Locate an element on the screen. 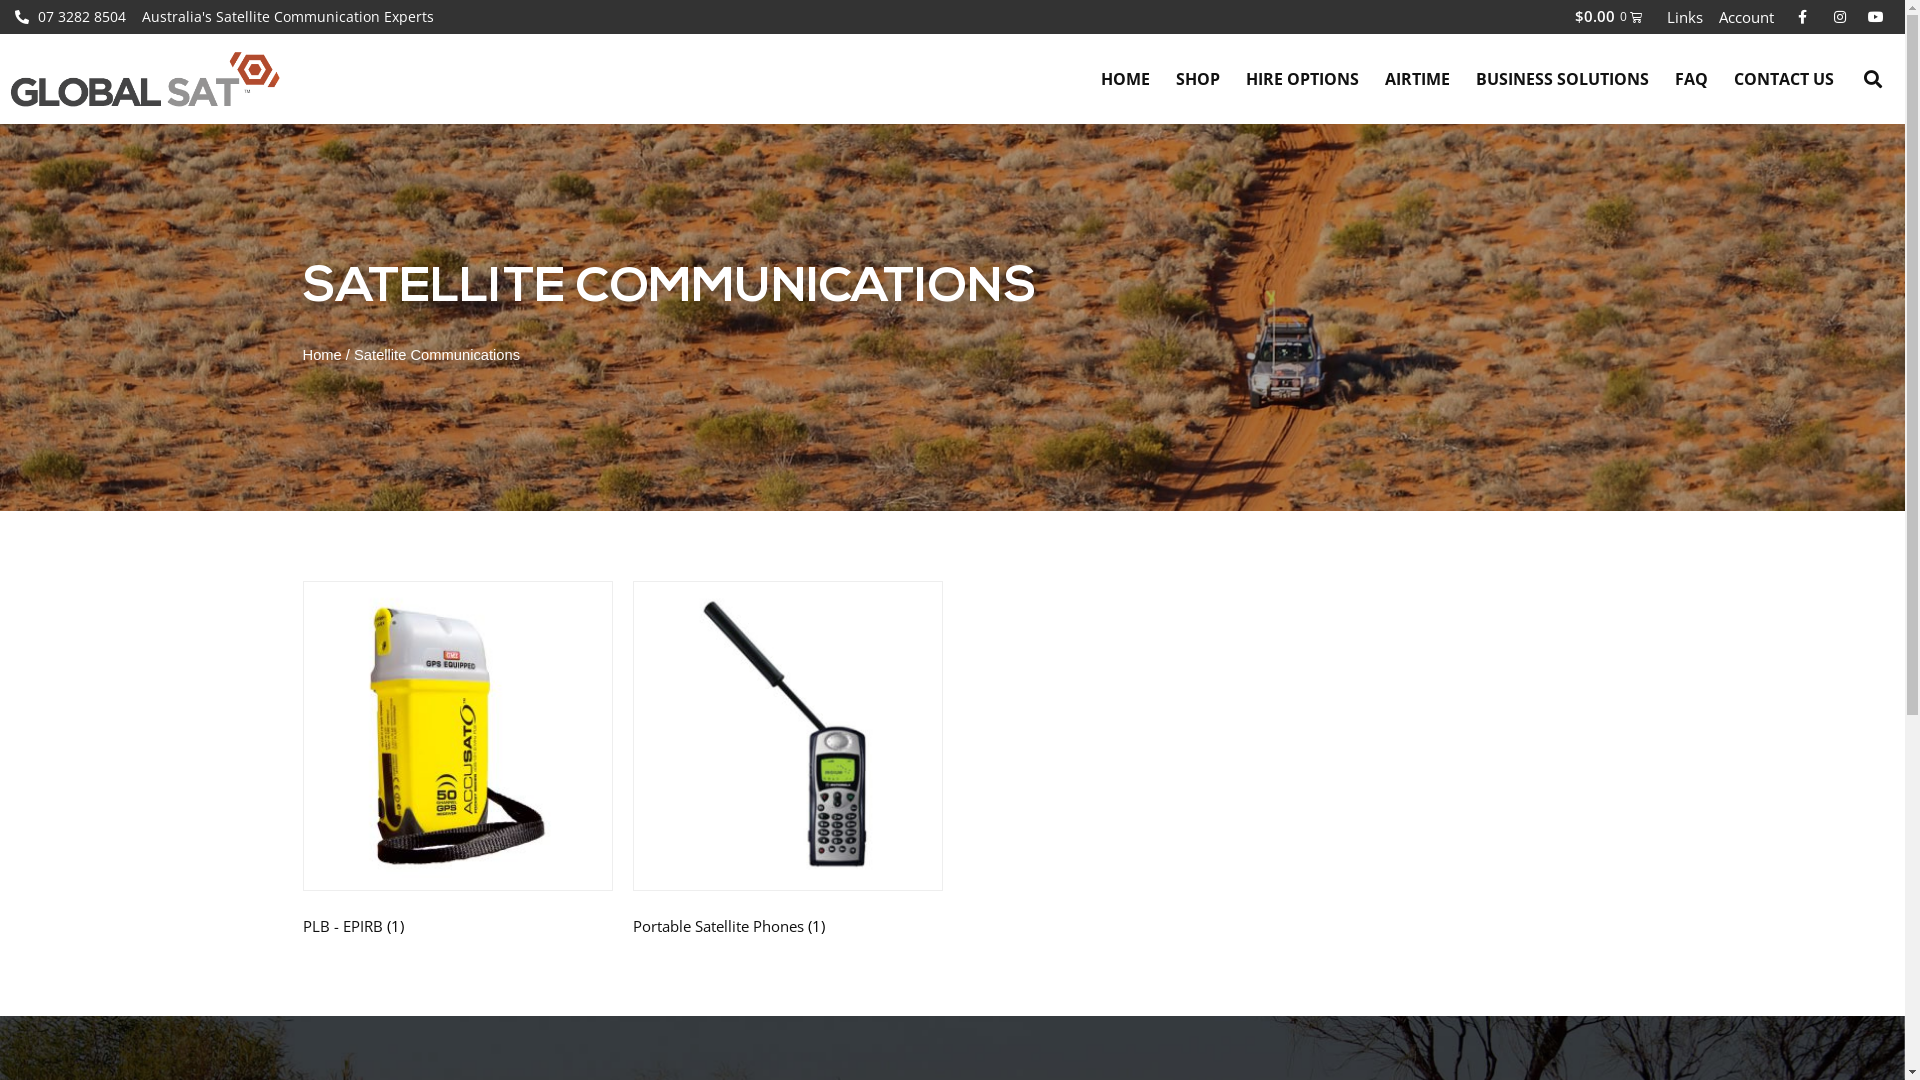  'HOME' is located at coordinates (1125, 77).